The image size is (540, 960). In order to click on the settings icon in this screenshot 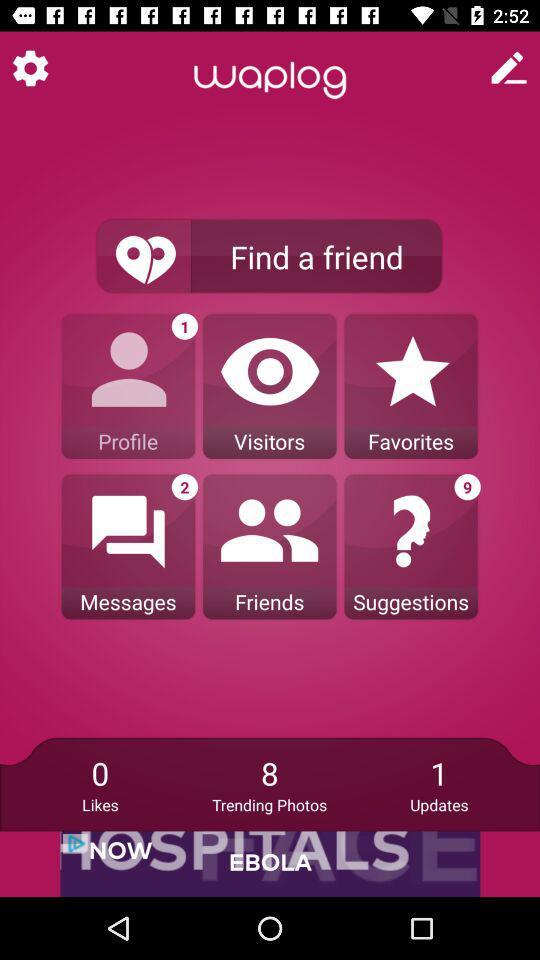, I will do `click(29, 68)`.